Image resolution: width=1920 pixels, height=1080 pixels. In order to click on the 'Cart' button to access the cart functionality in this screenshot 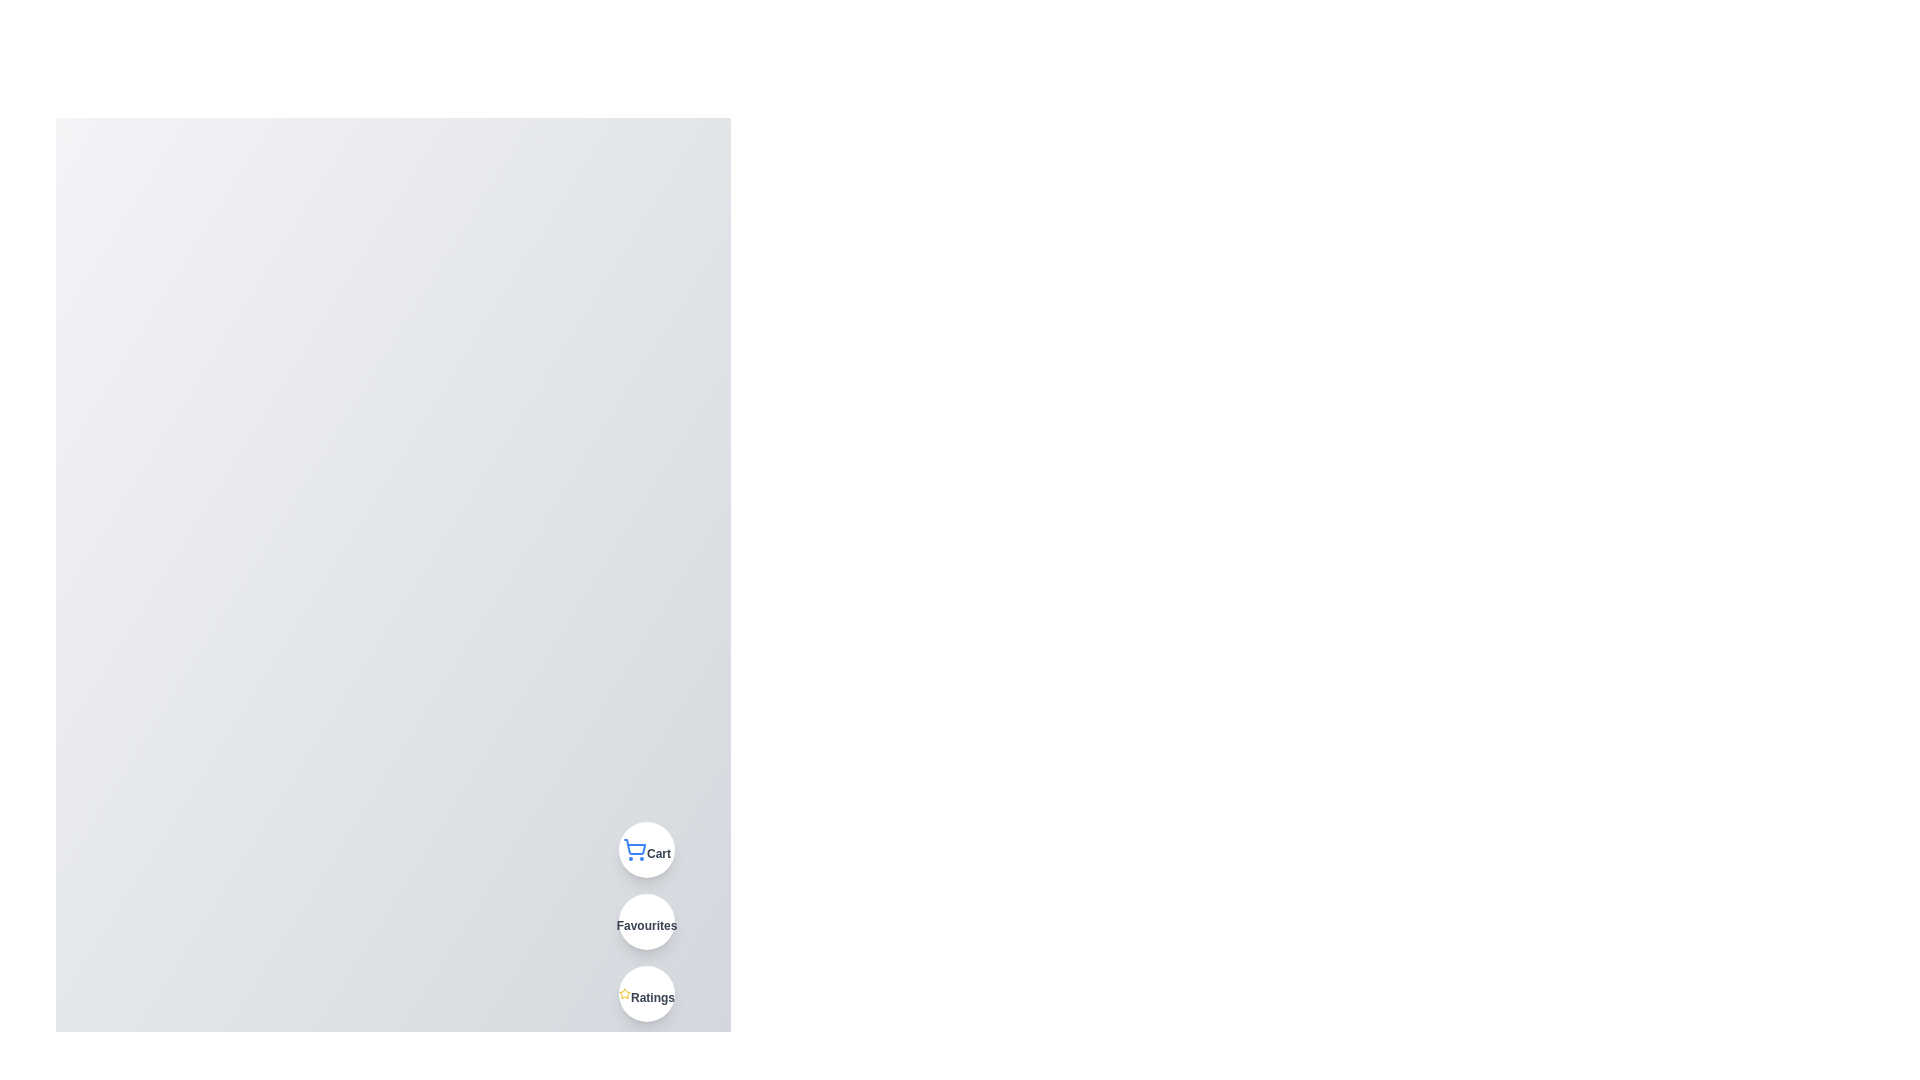, I will do `click(647, 849)`.